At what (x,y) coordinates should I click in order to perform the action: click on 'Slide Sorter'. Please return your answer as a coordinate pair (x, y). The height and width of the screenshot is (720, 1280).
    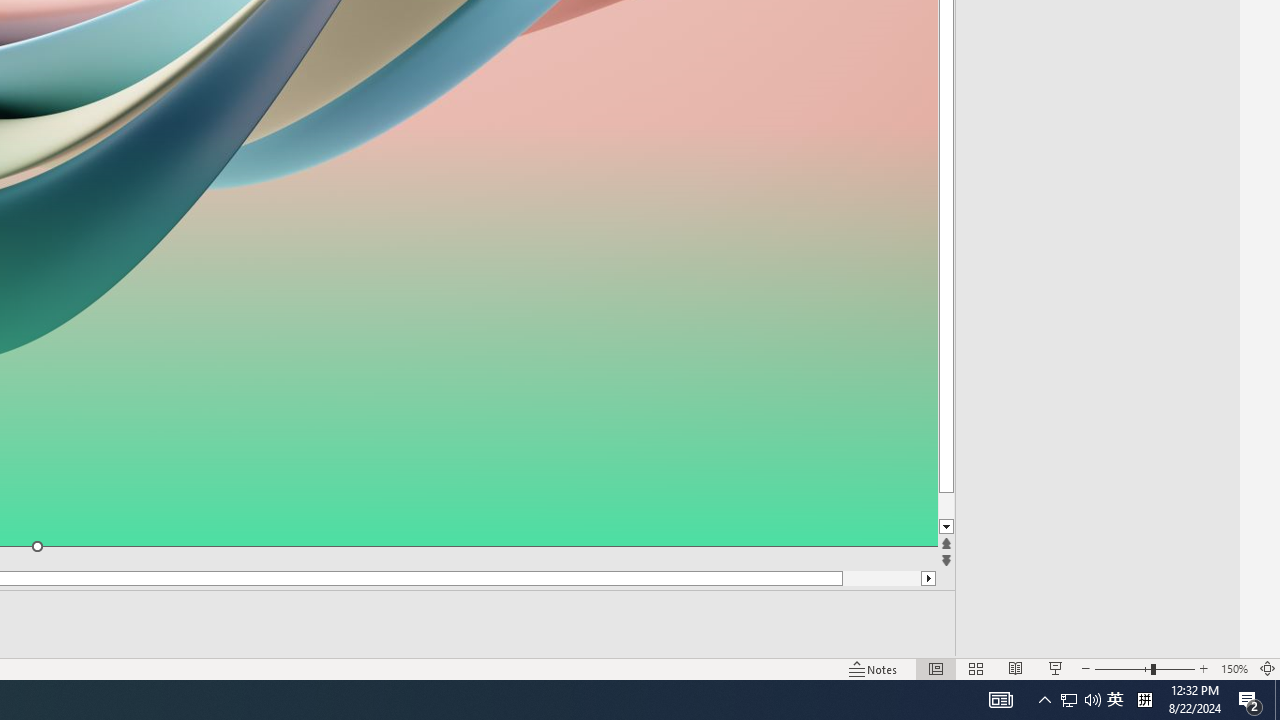
    Looking at the image, I should click on (976, 669).